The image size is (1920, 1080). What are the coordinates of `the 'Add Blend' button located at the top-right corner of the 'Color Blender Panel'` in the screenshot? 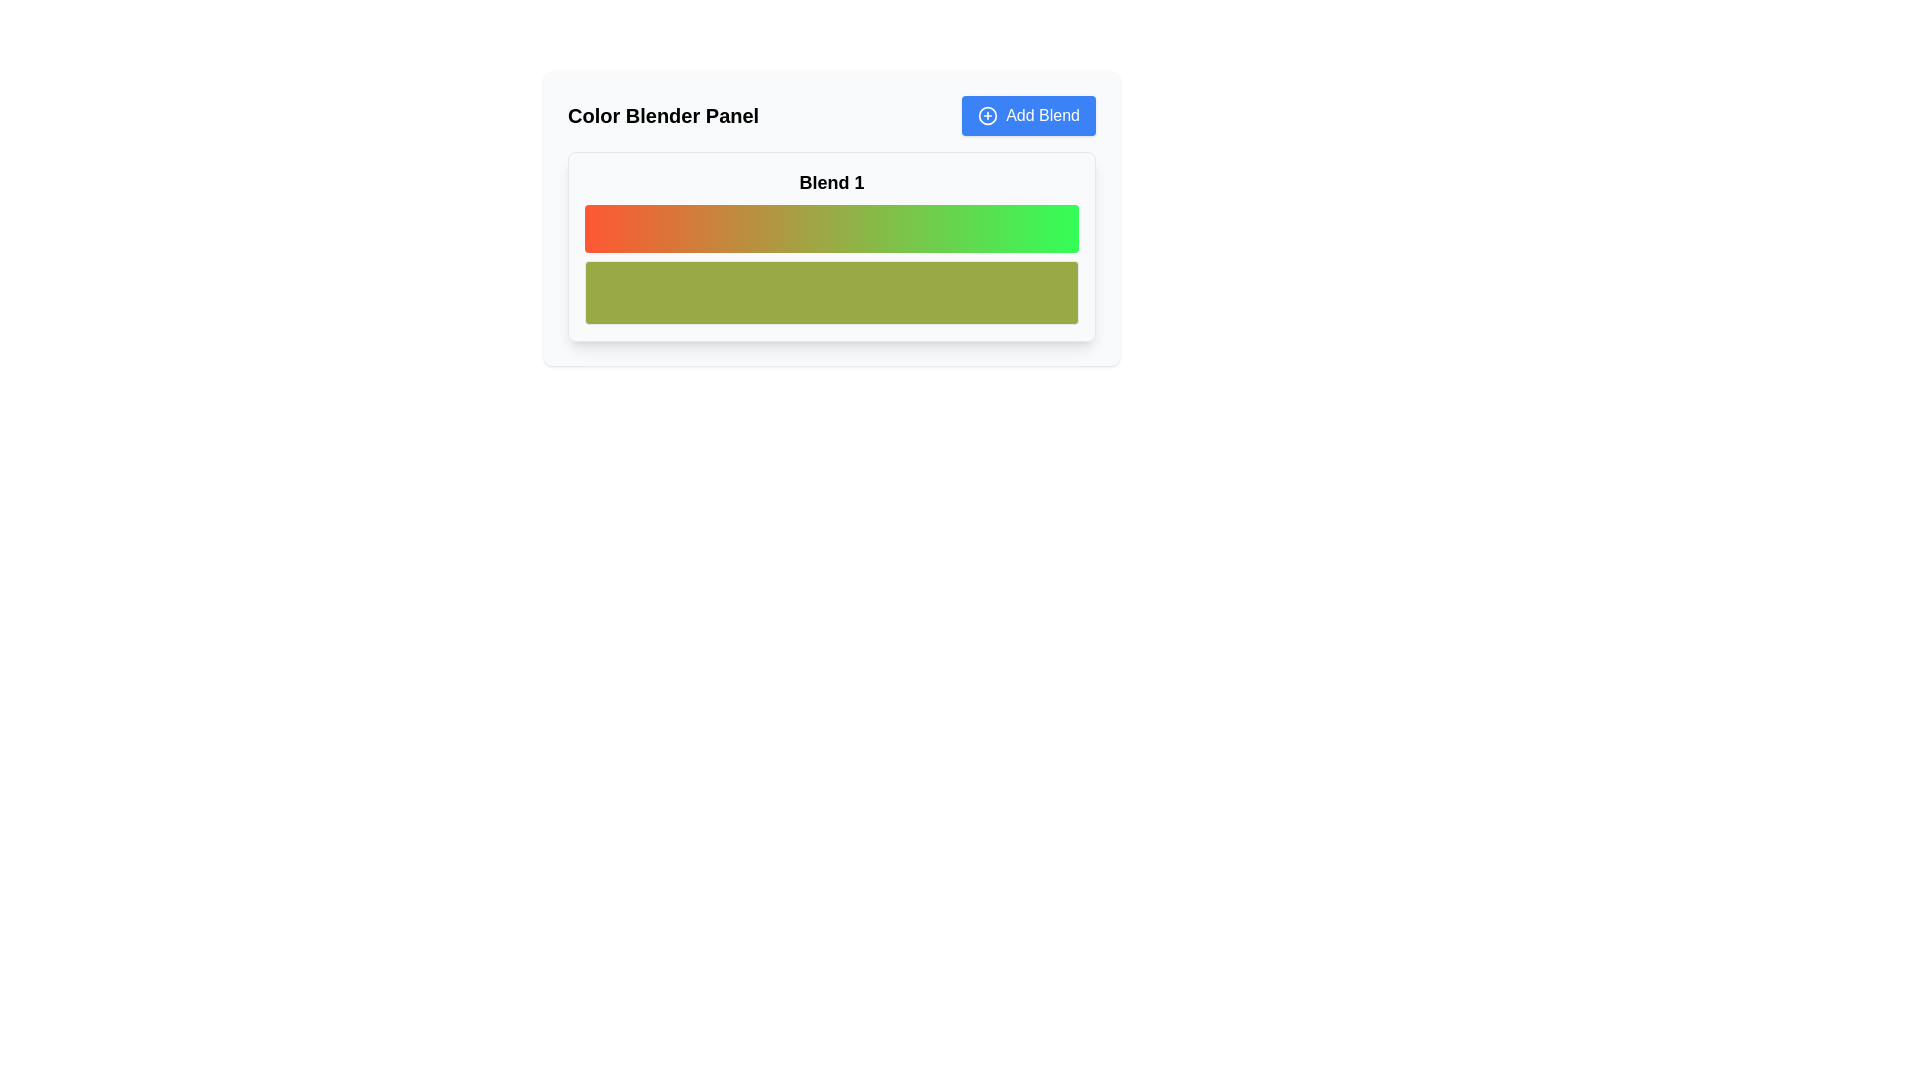 It's located at (1029, 115).